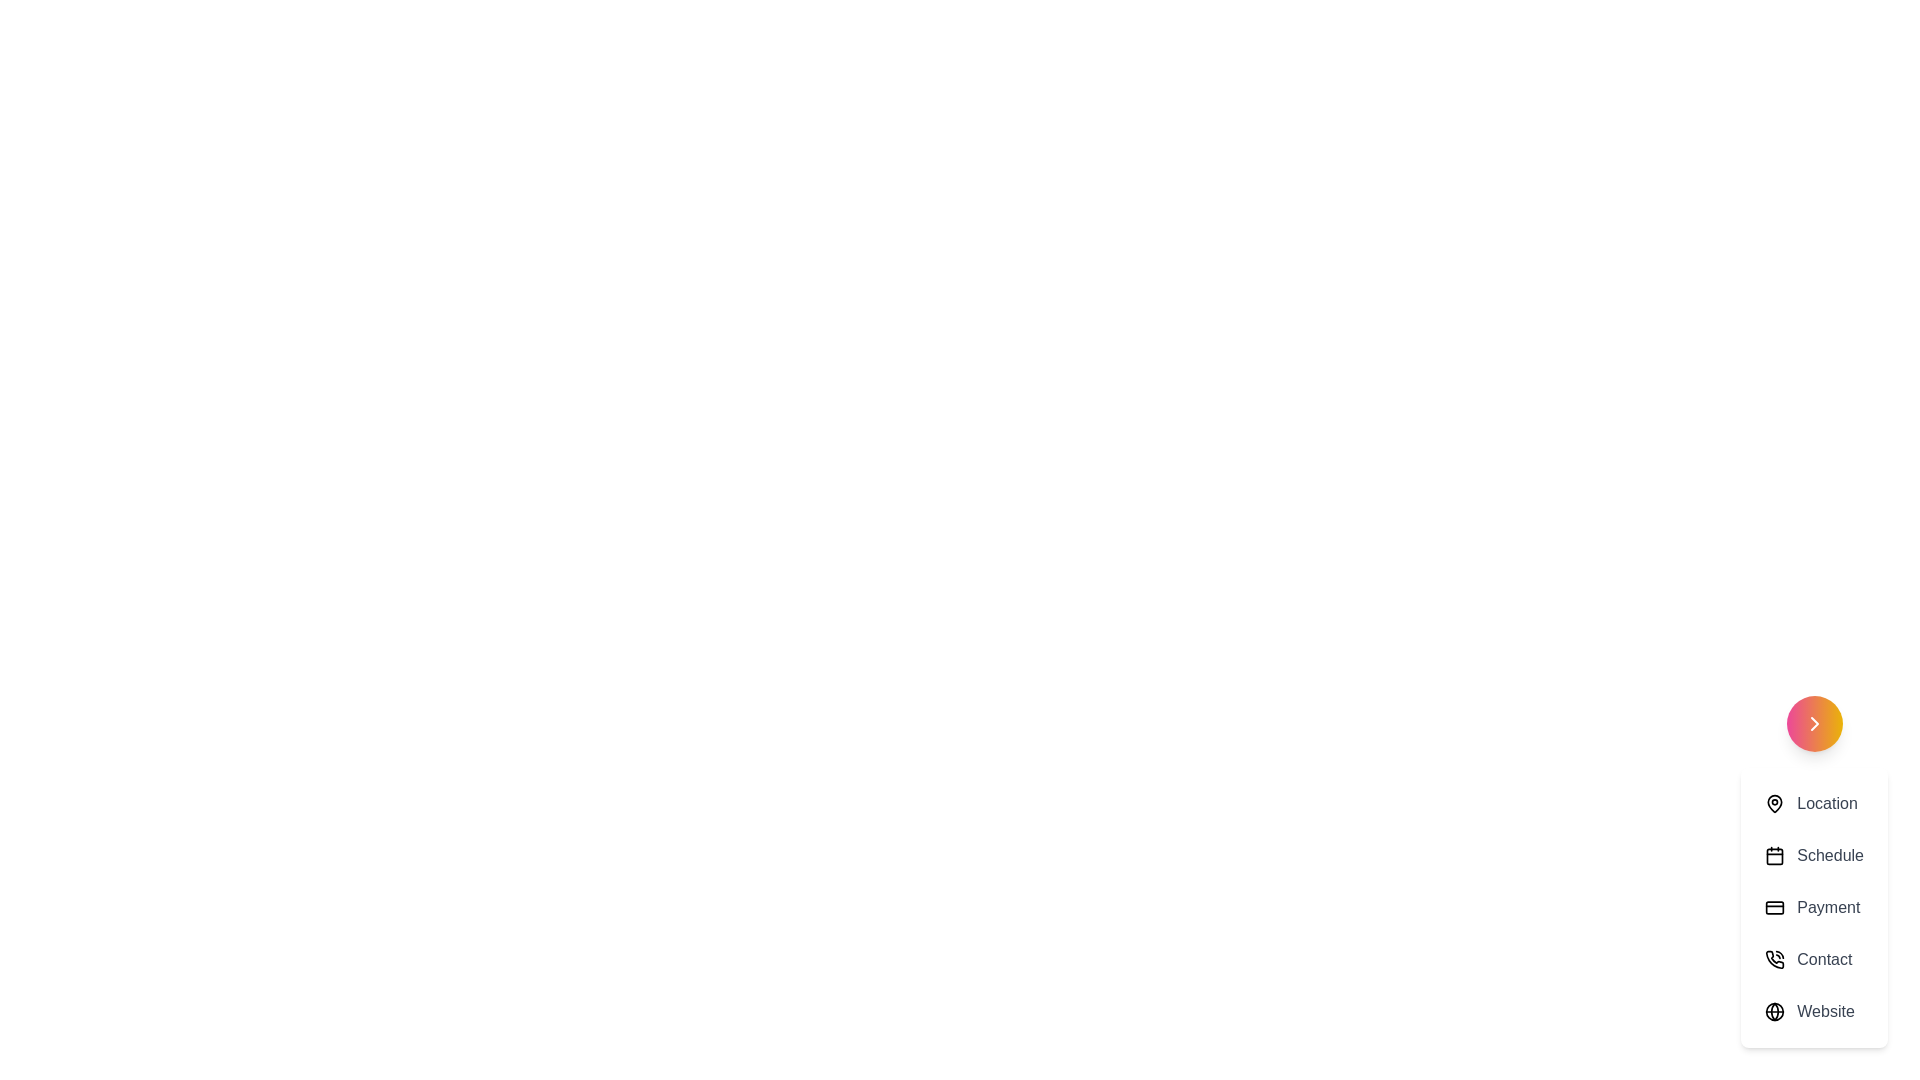 This screenshot has width=1920, height=1080. Describe the element at coordinates (1814, 855) in the screenshot. I see `the menu option Schedule` at that location.